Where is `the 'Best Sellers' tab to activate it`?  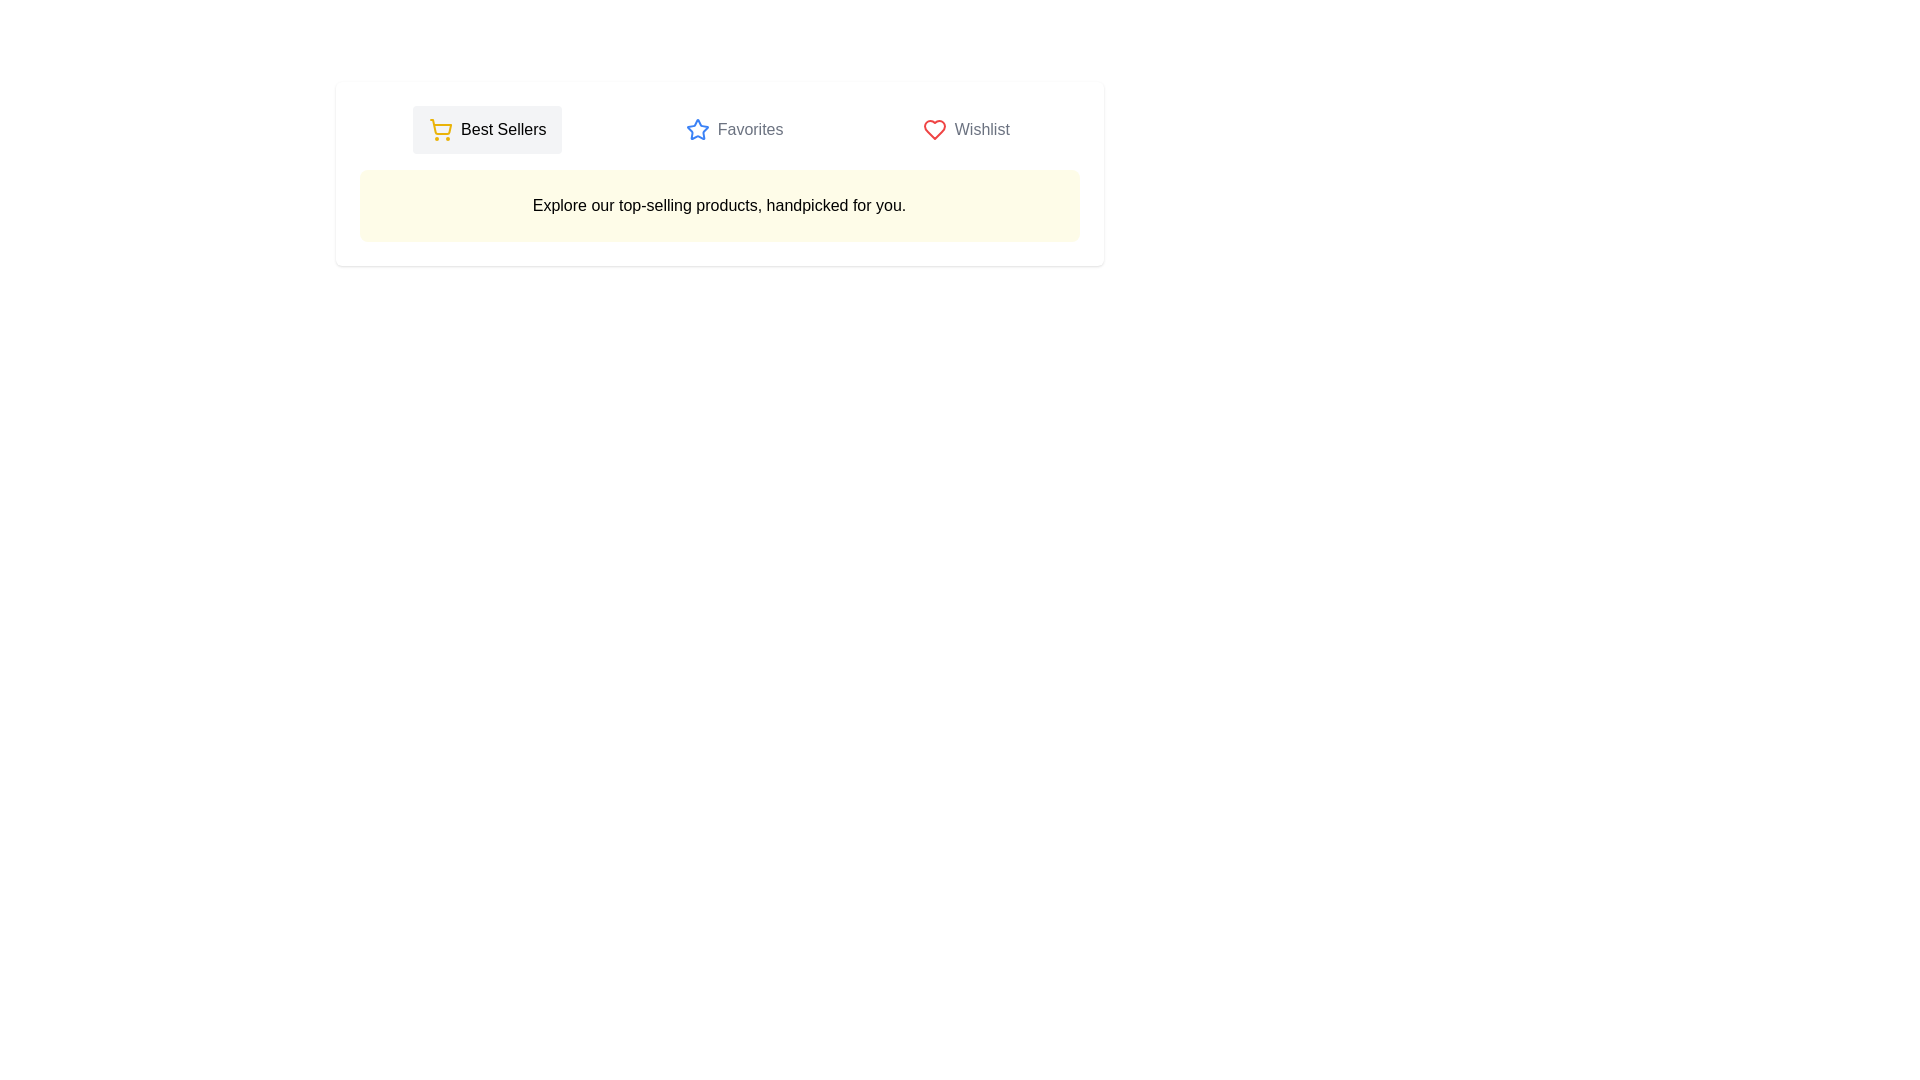 the 'Best Sellers' tab to activate it is located at coordinates (487, 130).